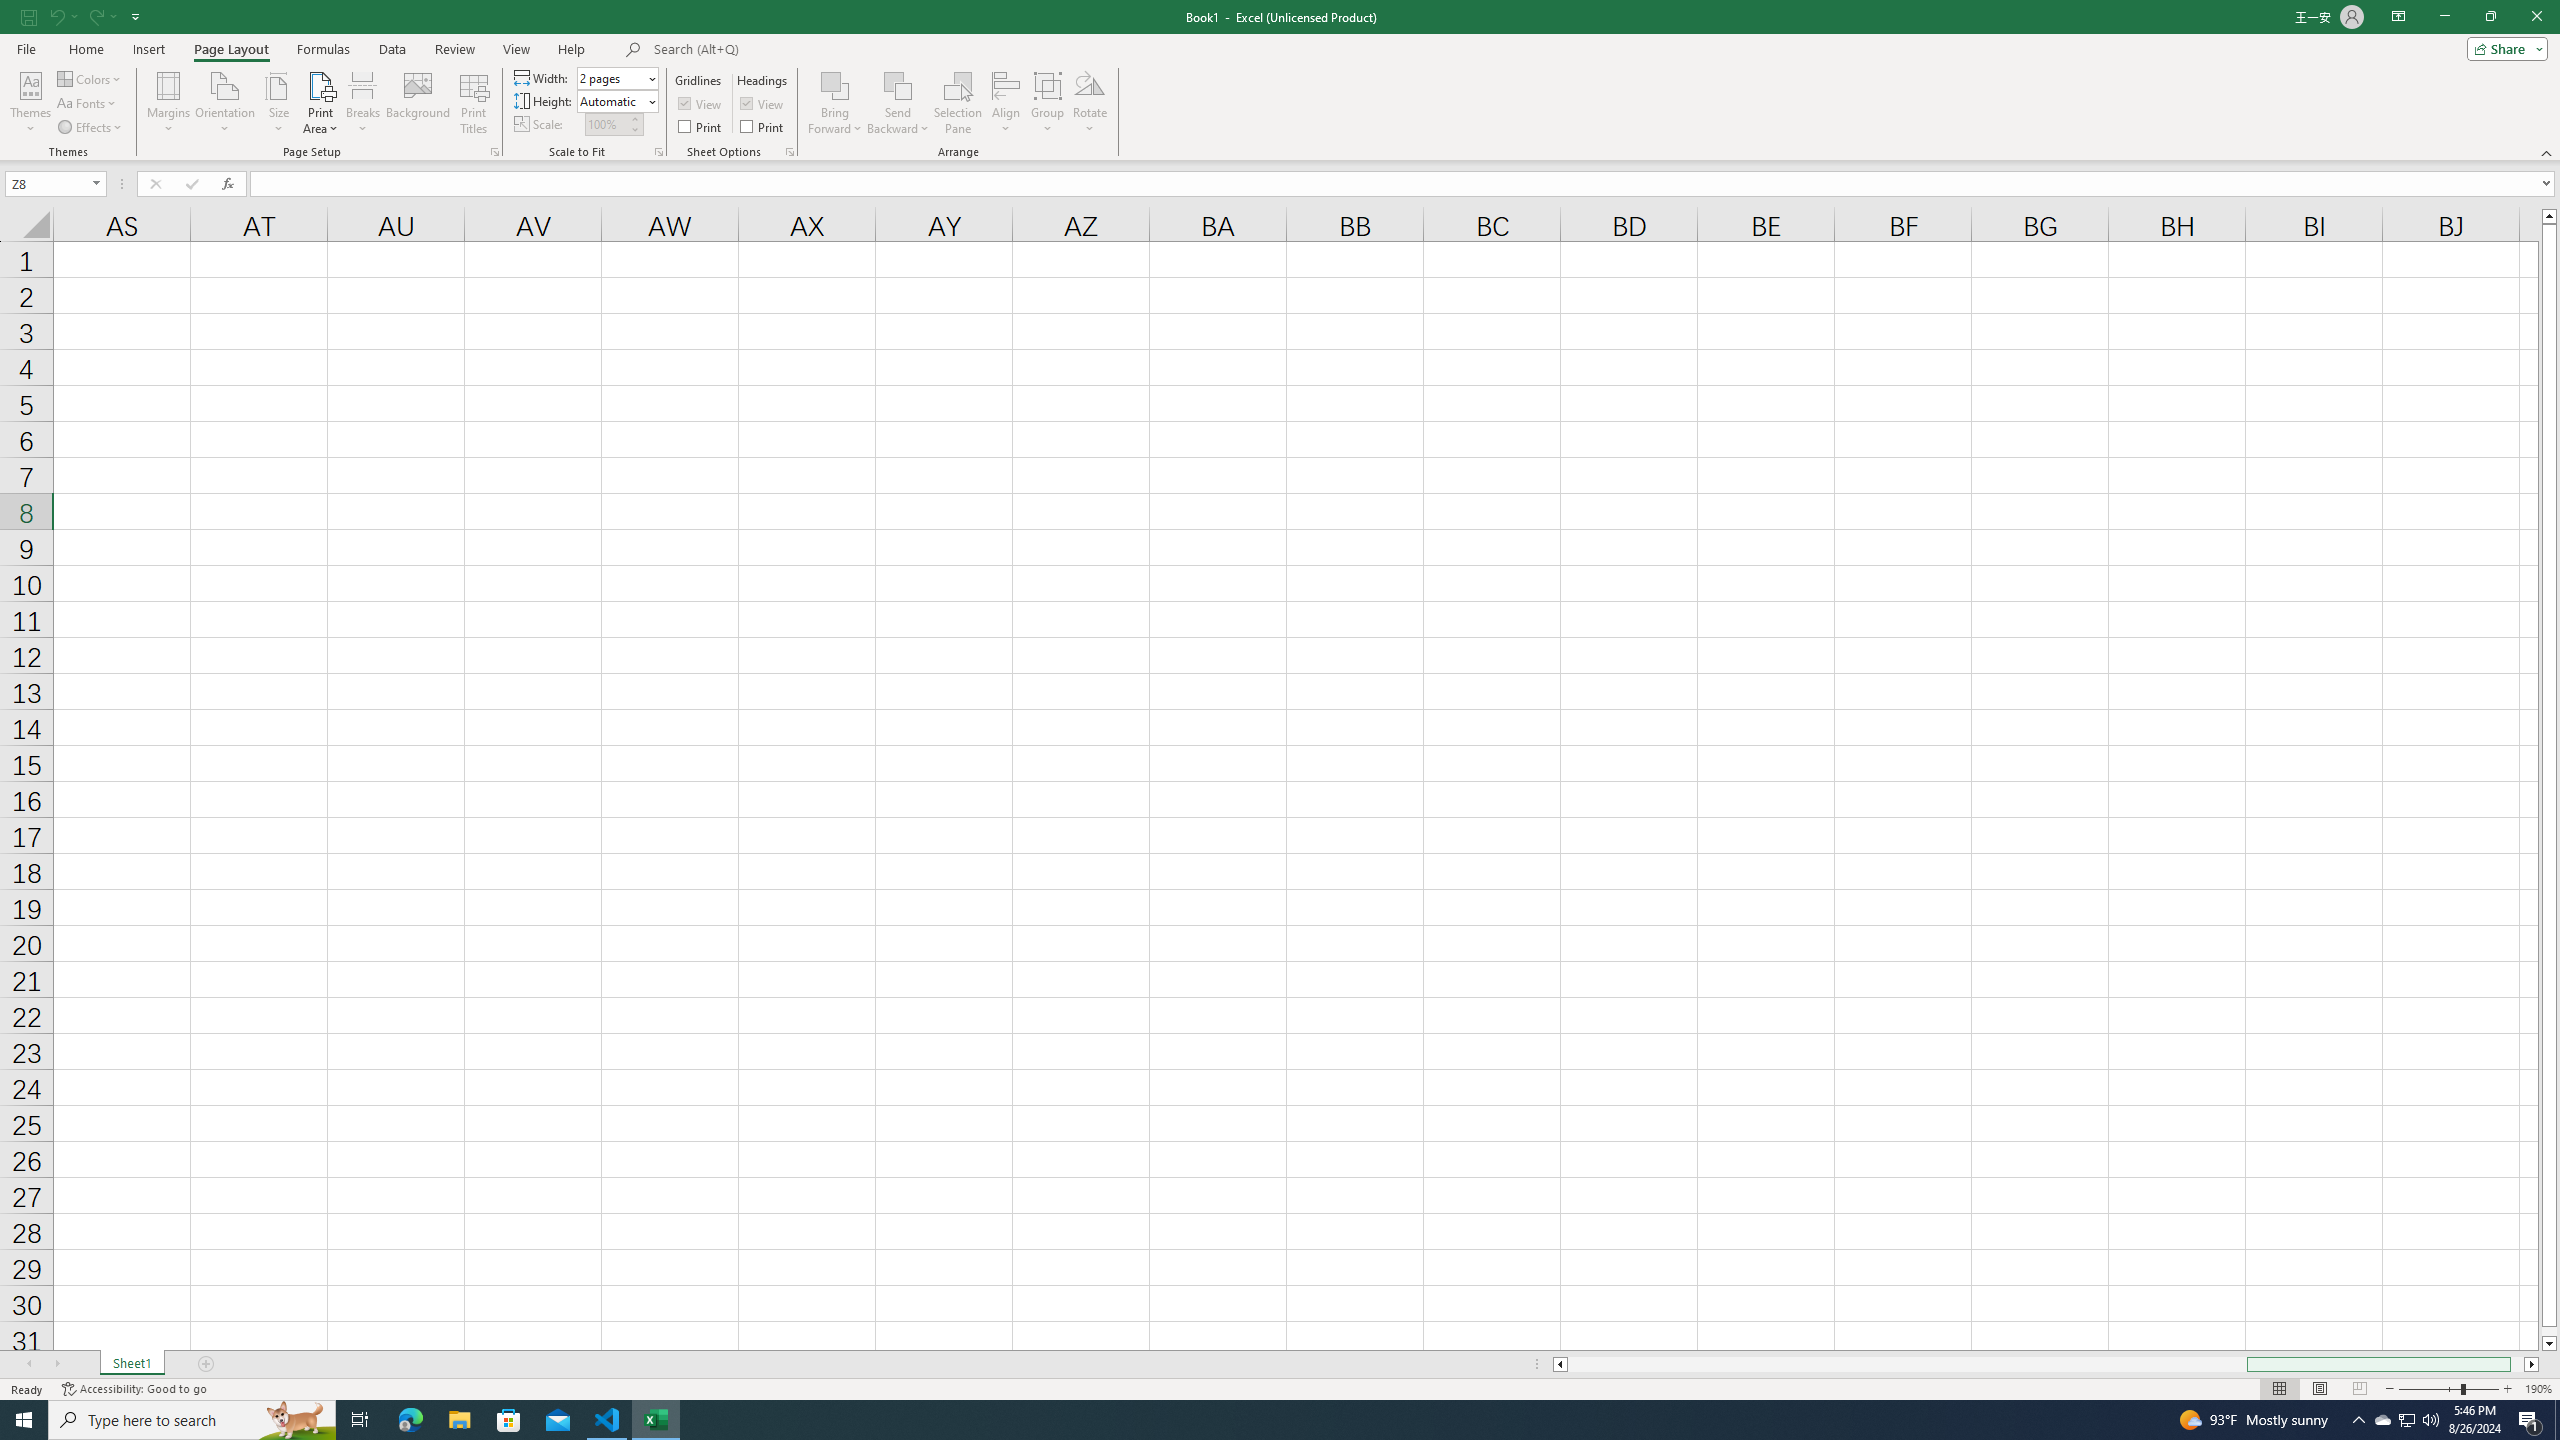 This screenshot has height=1440, width=2560. Describe the element at coordinates (453, 49) in the screenshot. I see `'Review'` at that location.